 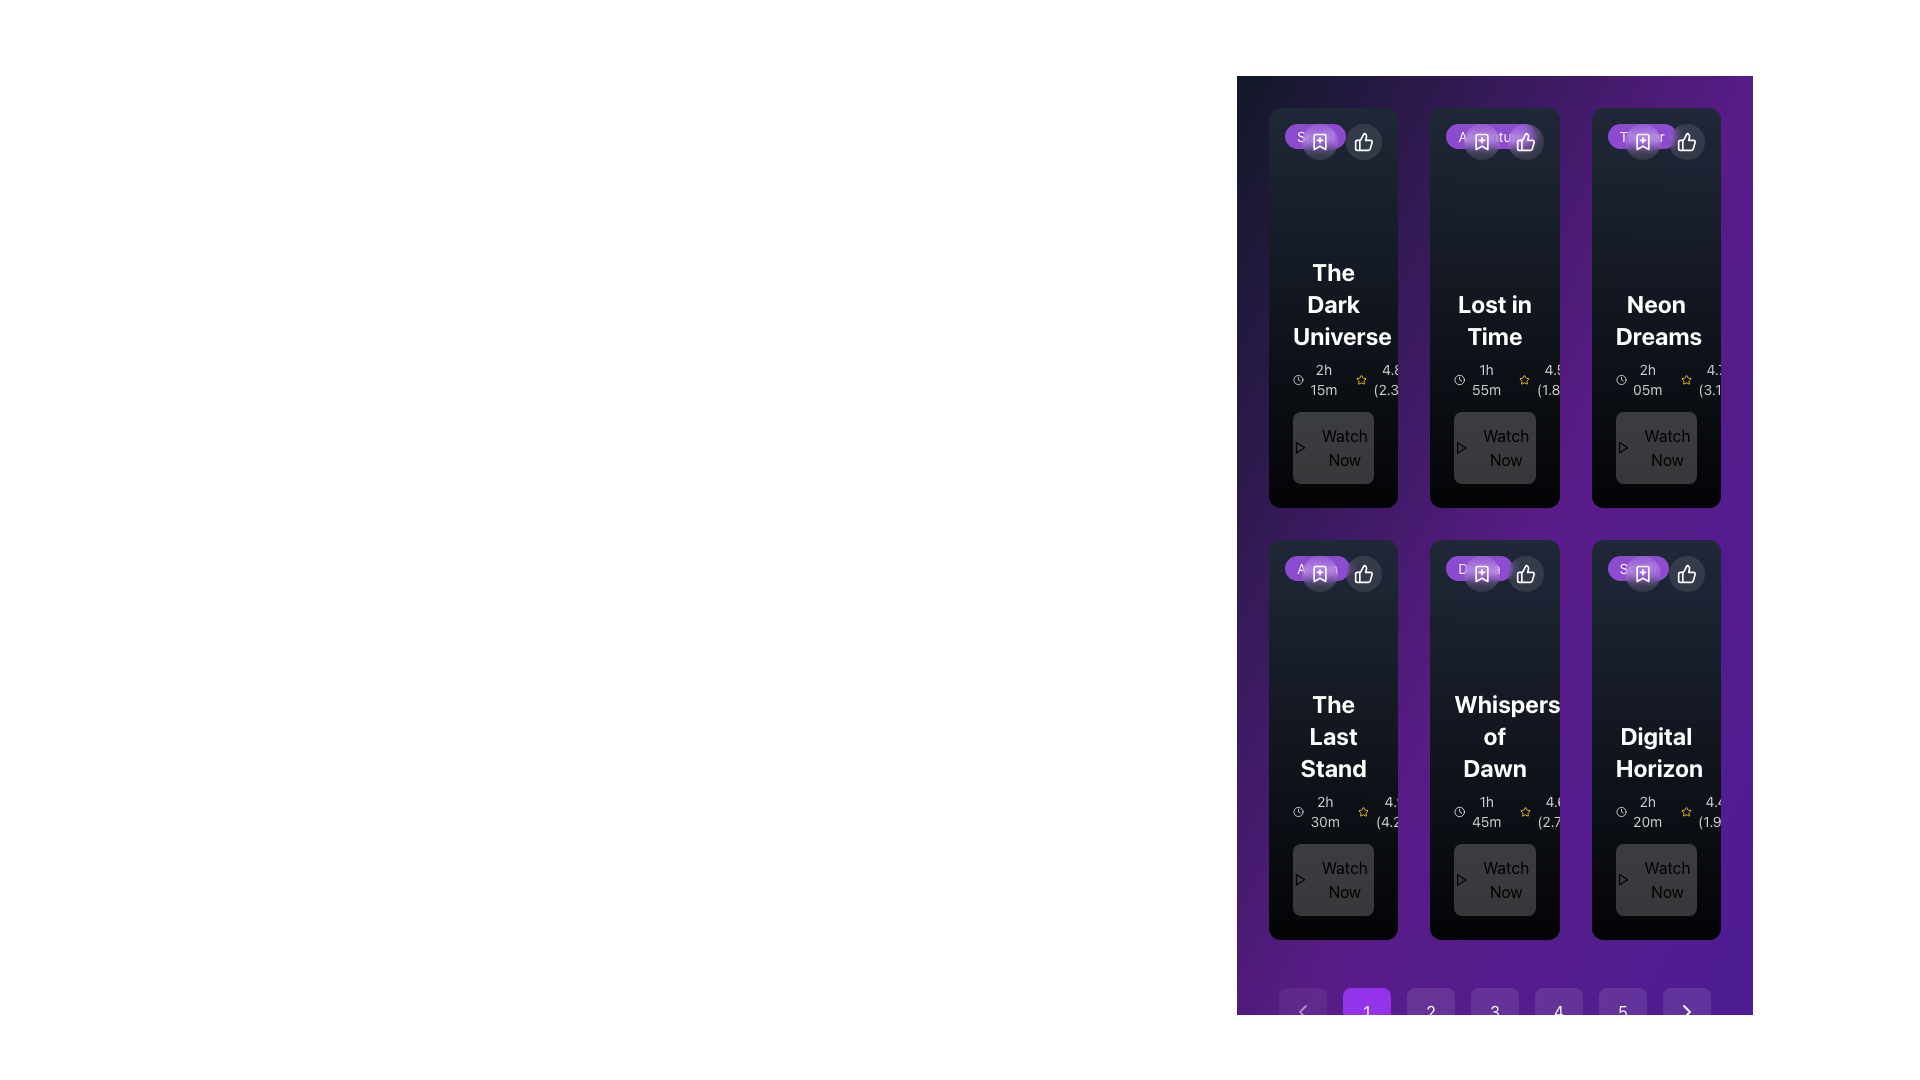 I want to click on the like or upvote button for the 'Neon Dreams' card located in the top-right corner, so click(x=1685, y=141).